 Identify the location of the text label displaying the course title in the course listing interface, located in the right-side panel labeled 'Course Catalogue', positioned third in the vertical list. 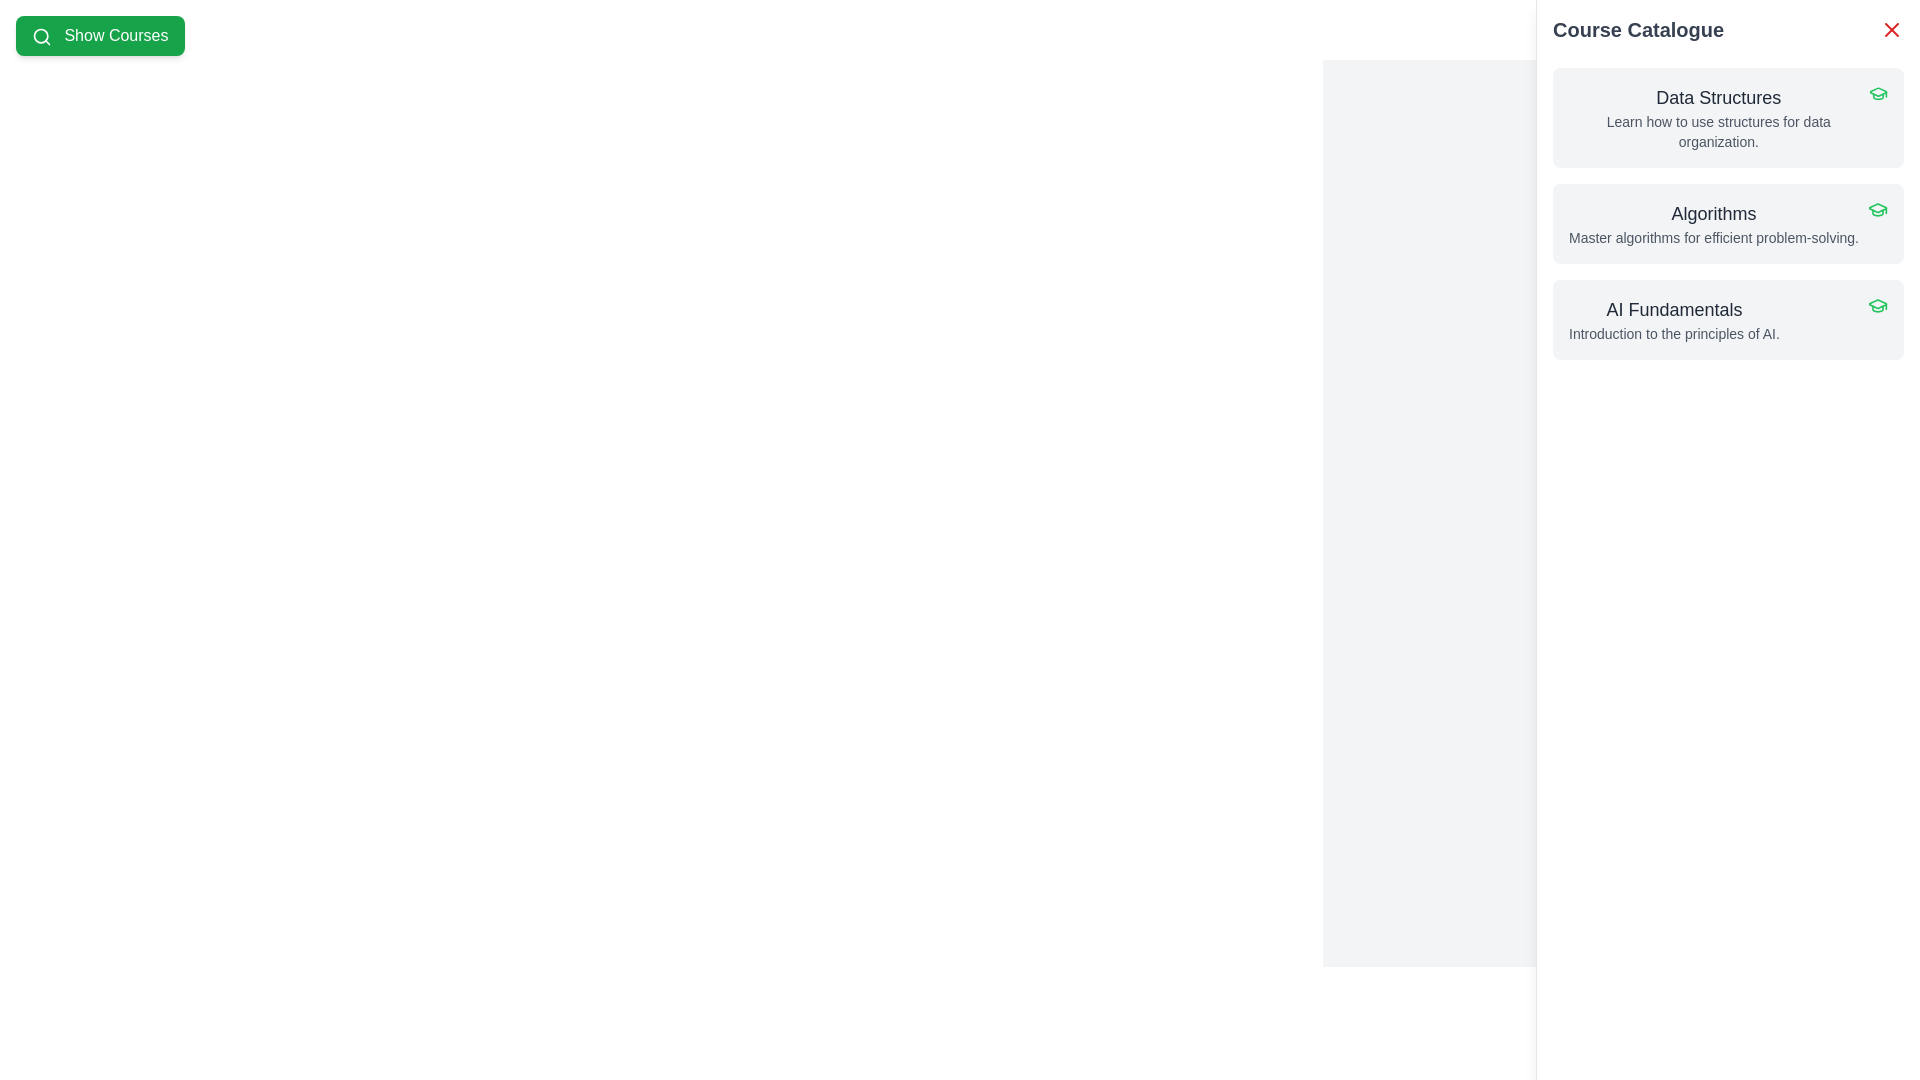
(1674, 309).